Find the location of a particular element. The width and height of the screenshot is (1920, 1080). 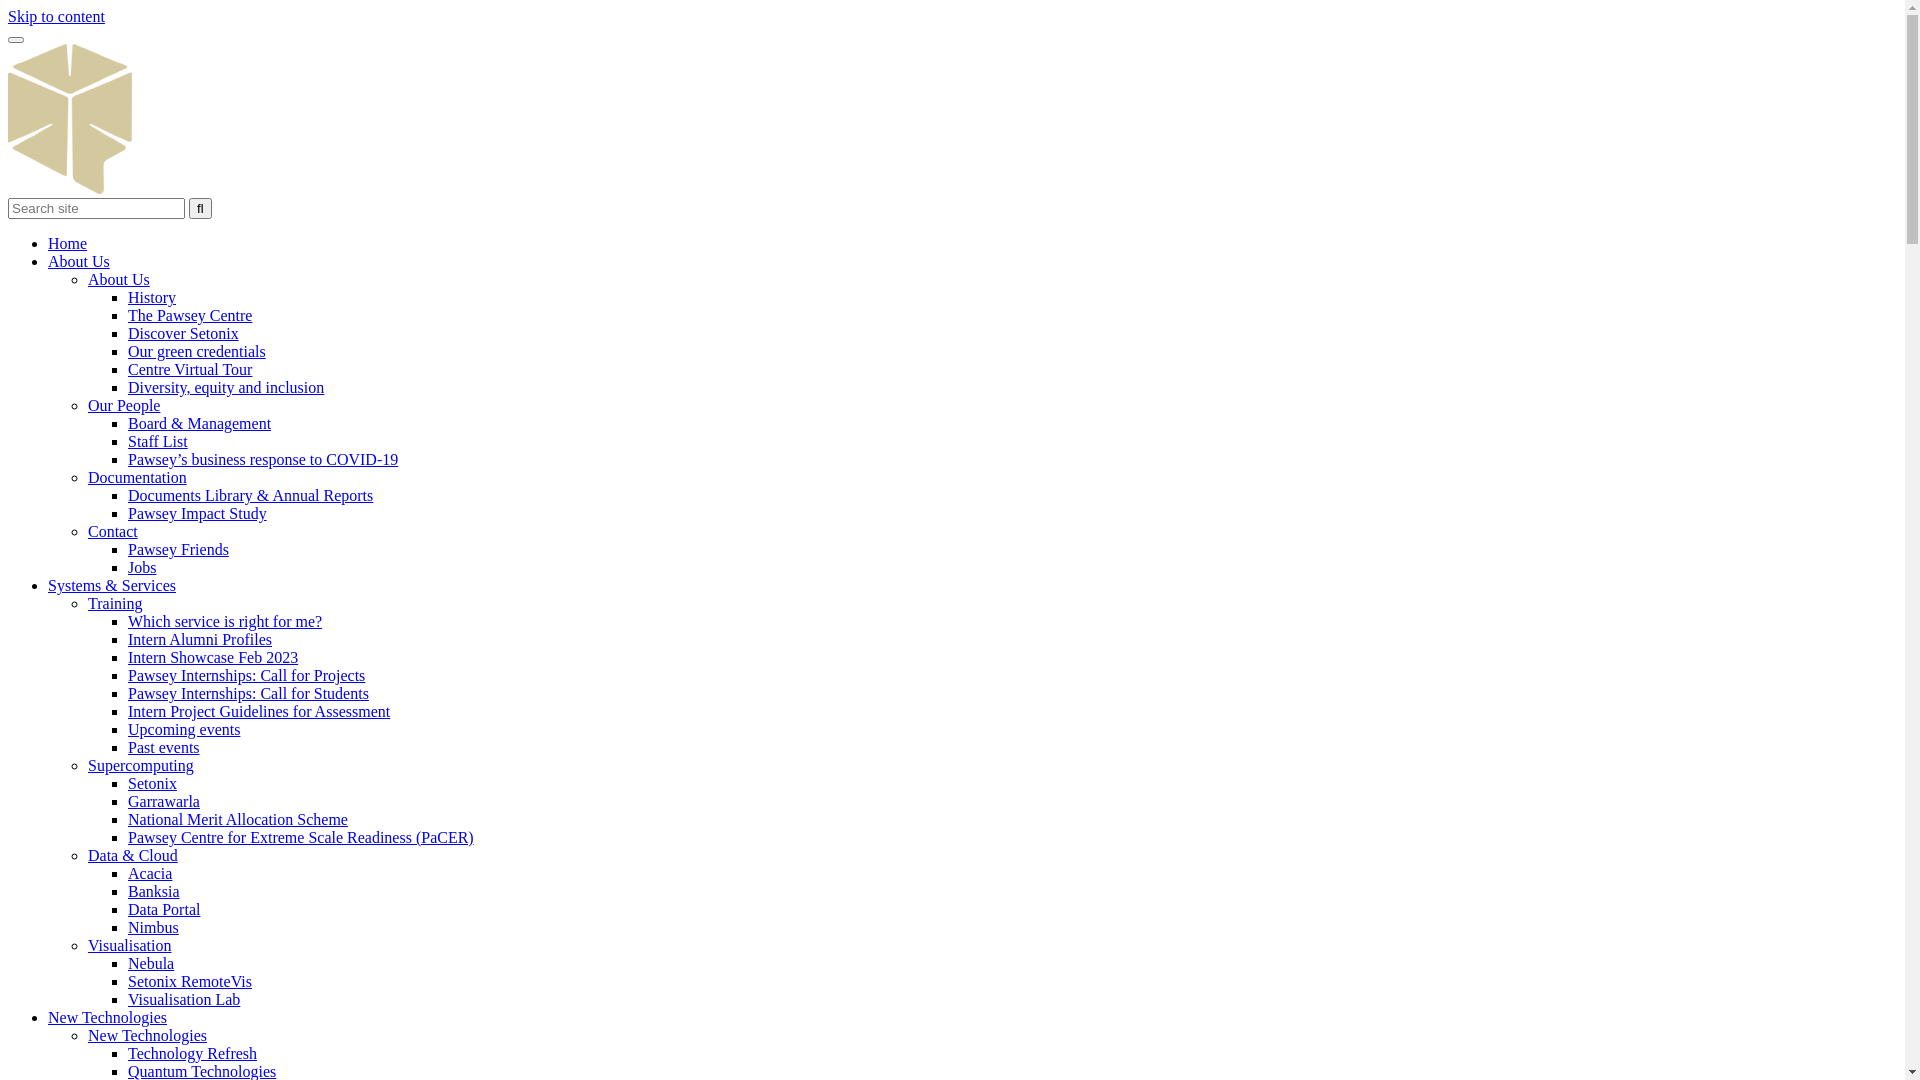

'Skip to content' is located at coordinates (56, 16).